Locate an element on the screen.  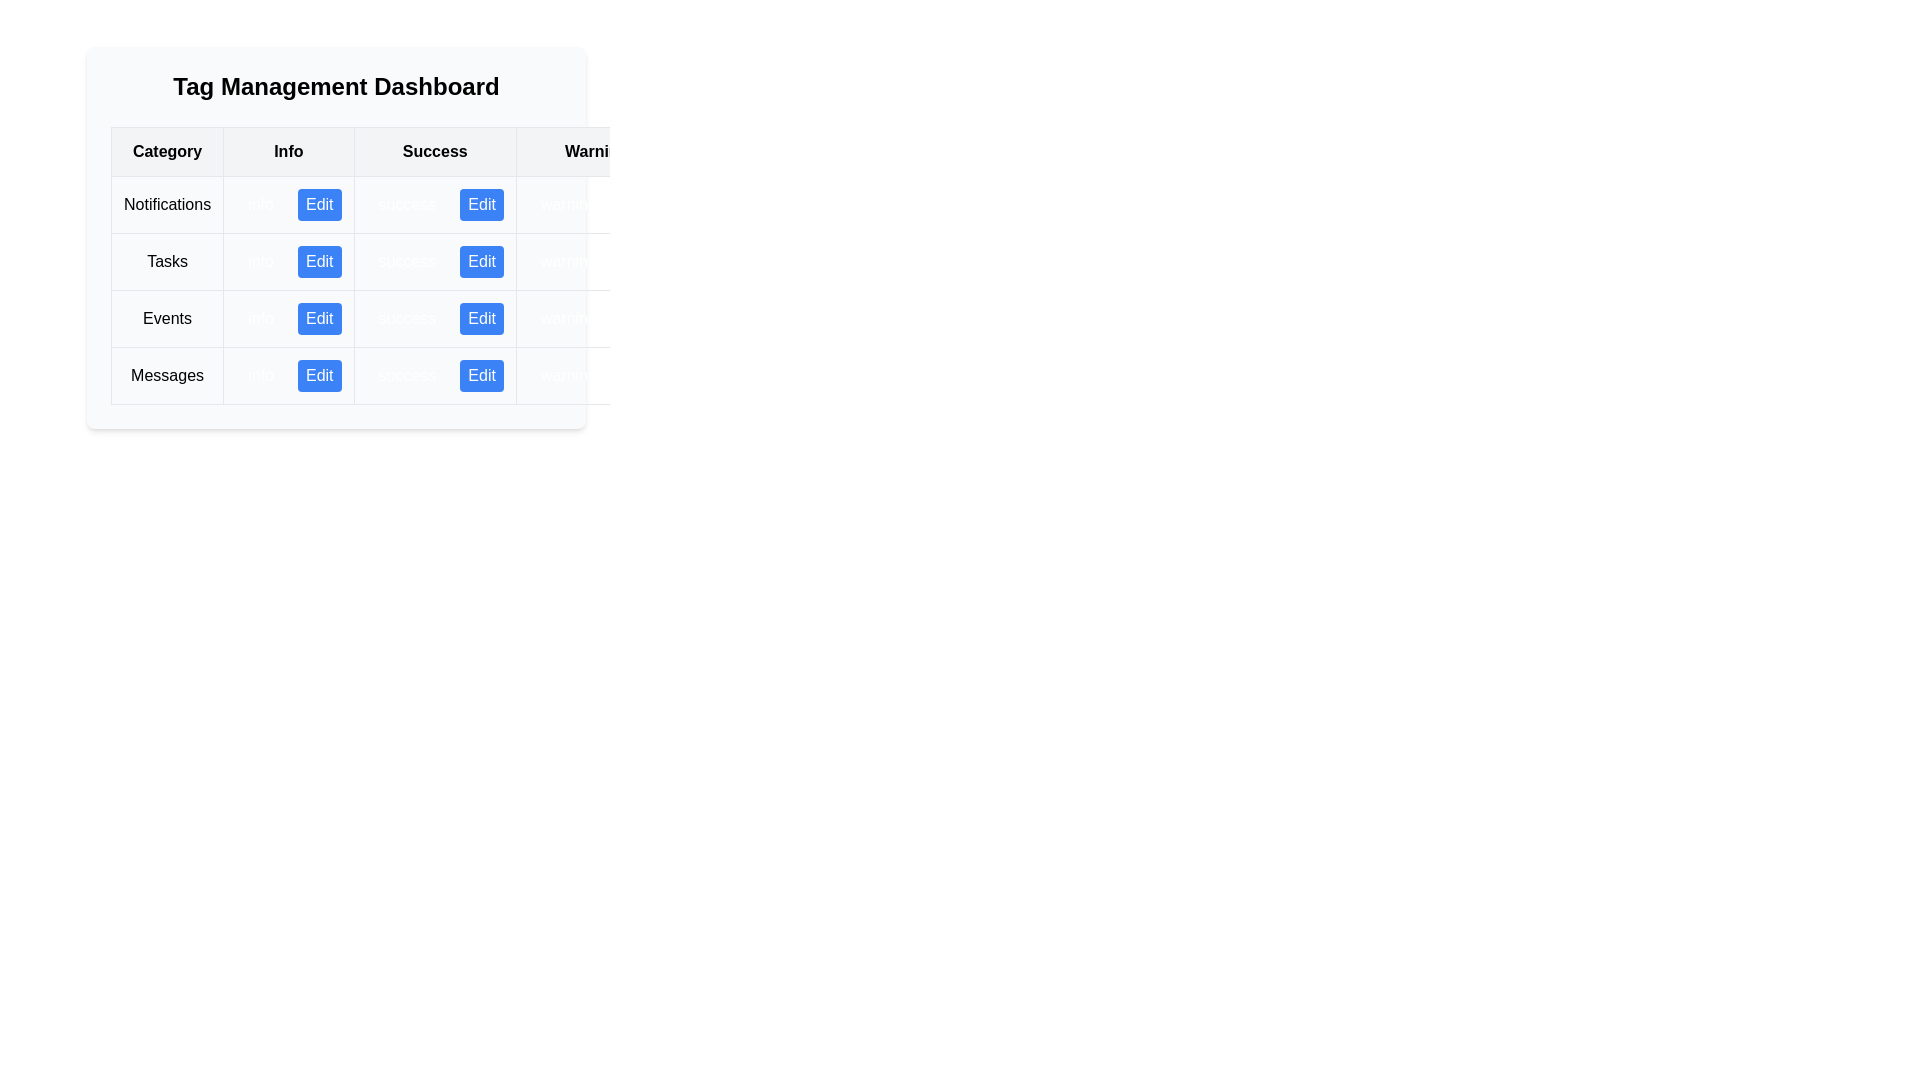
the 'info' label in the 'Tasks' row of the table is located at coordinates (287, 261).